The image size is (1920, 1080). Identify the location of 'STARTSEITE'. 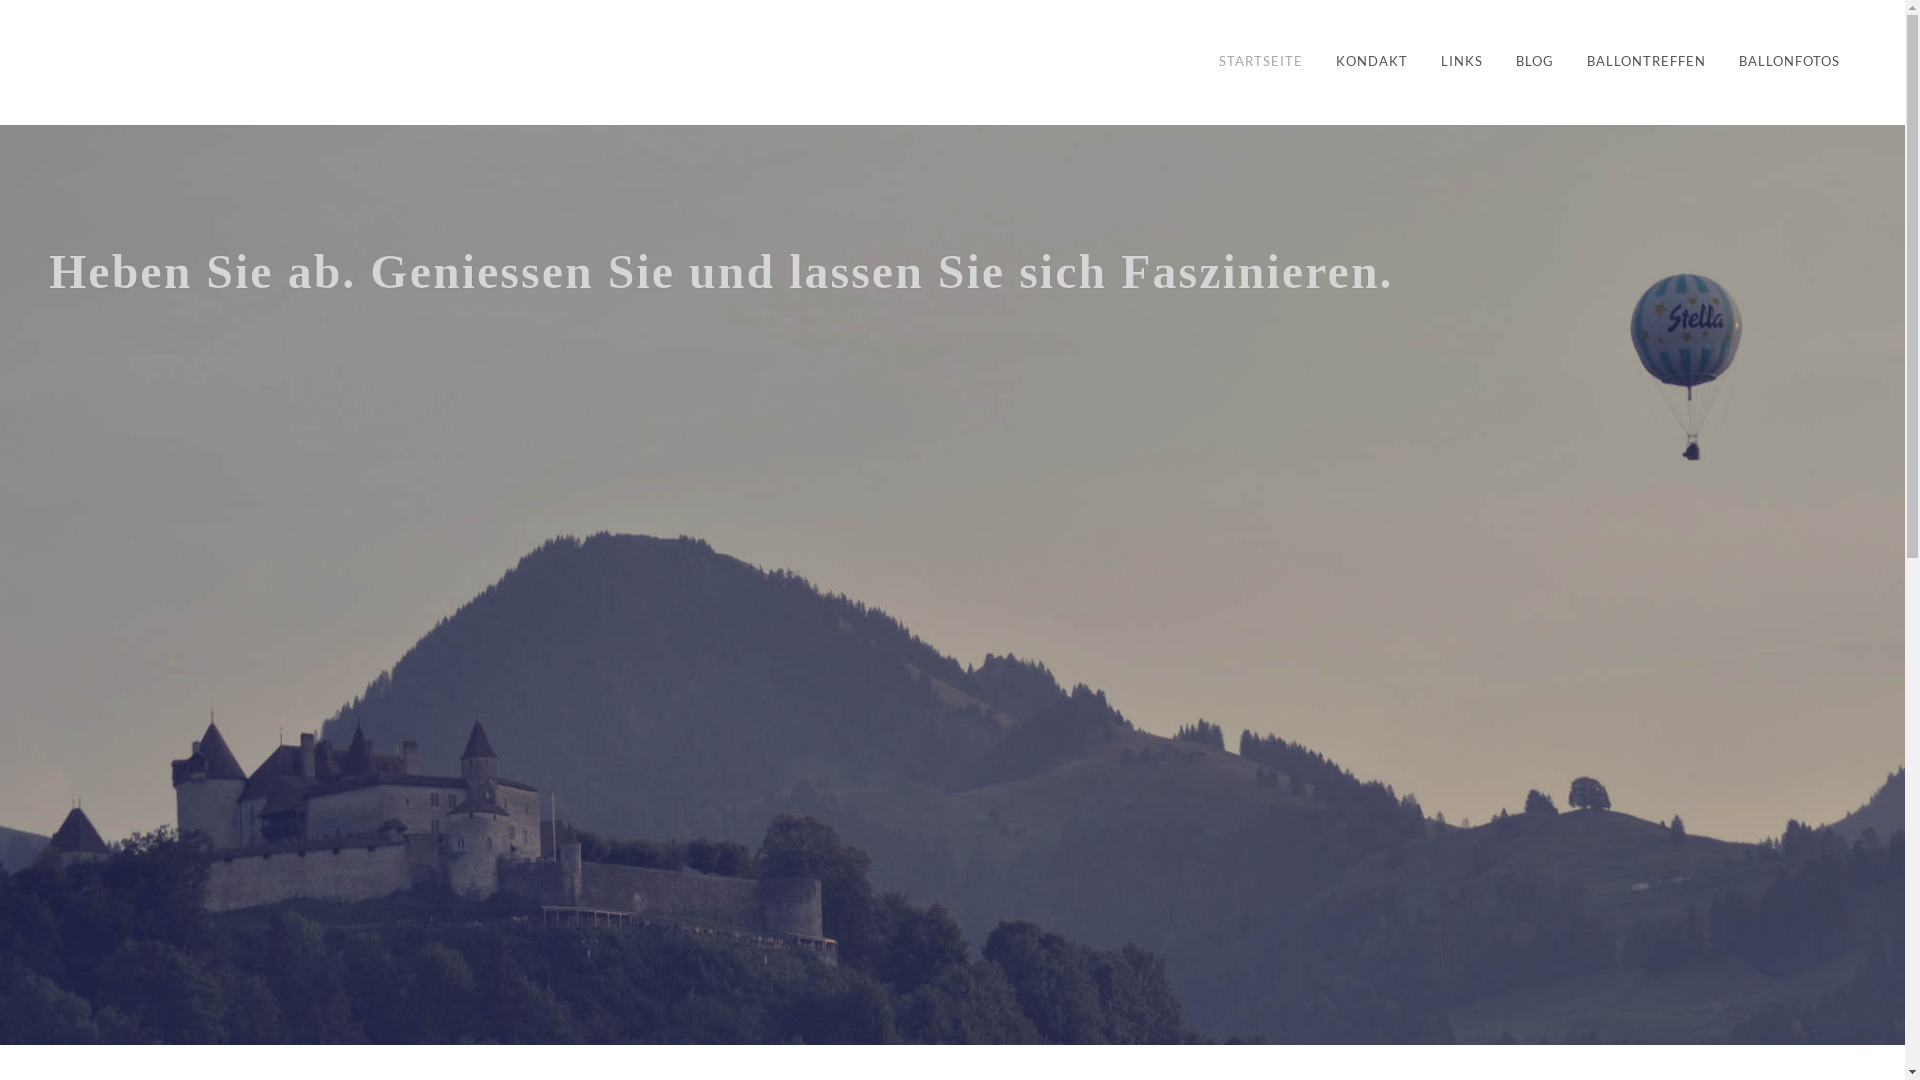
(1260, 61).